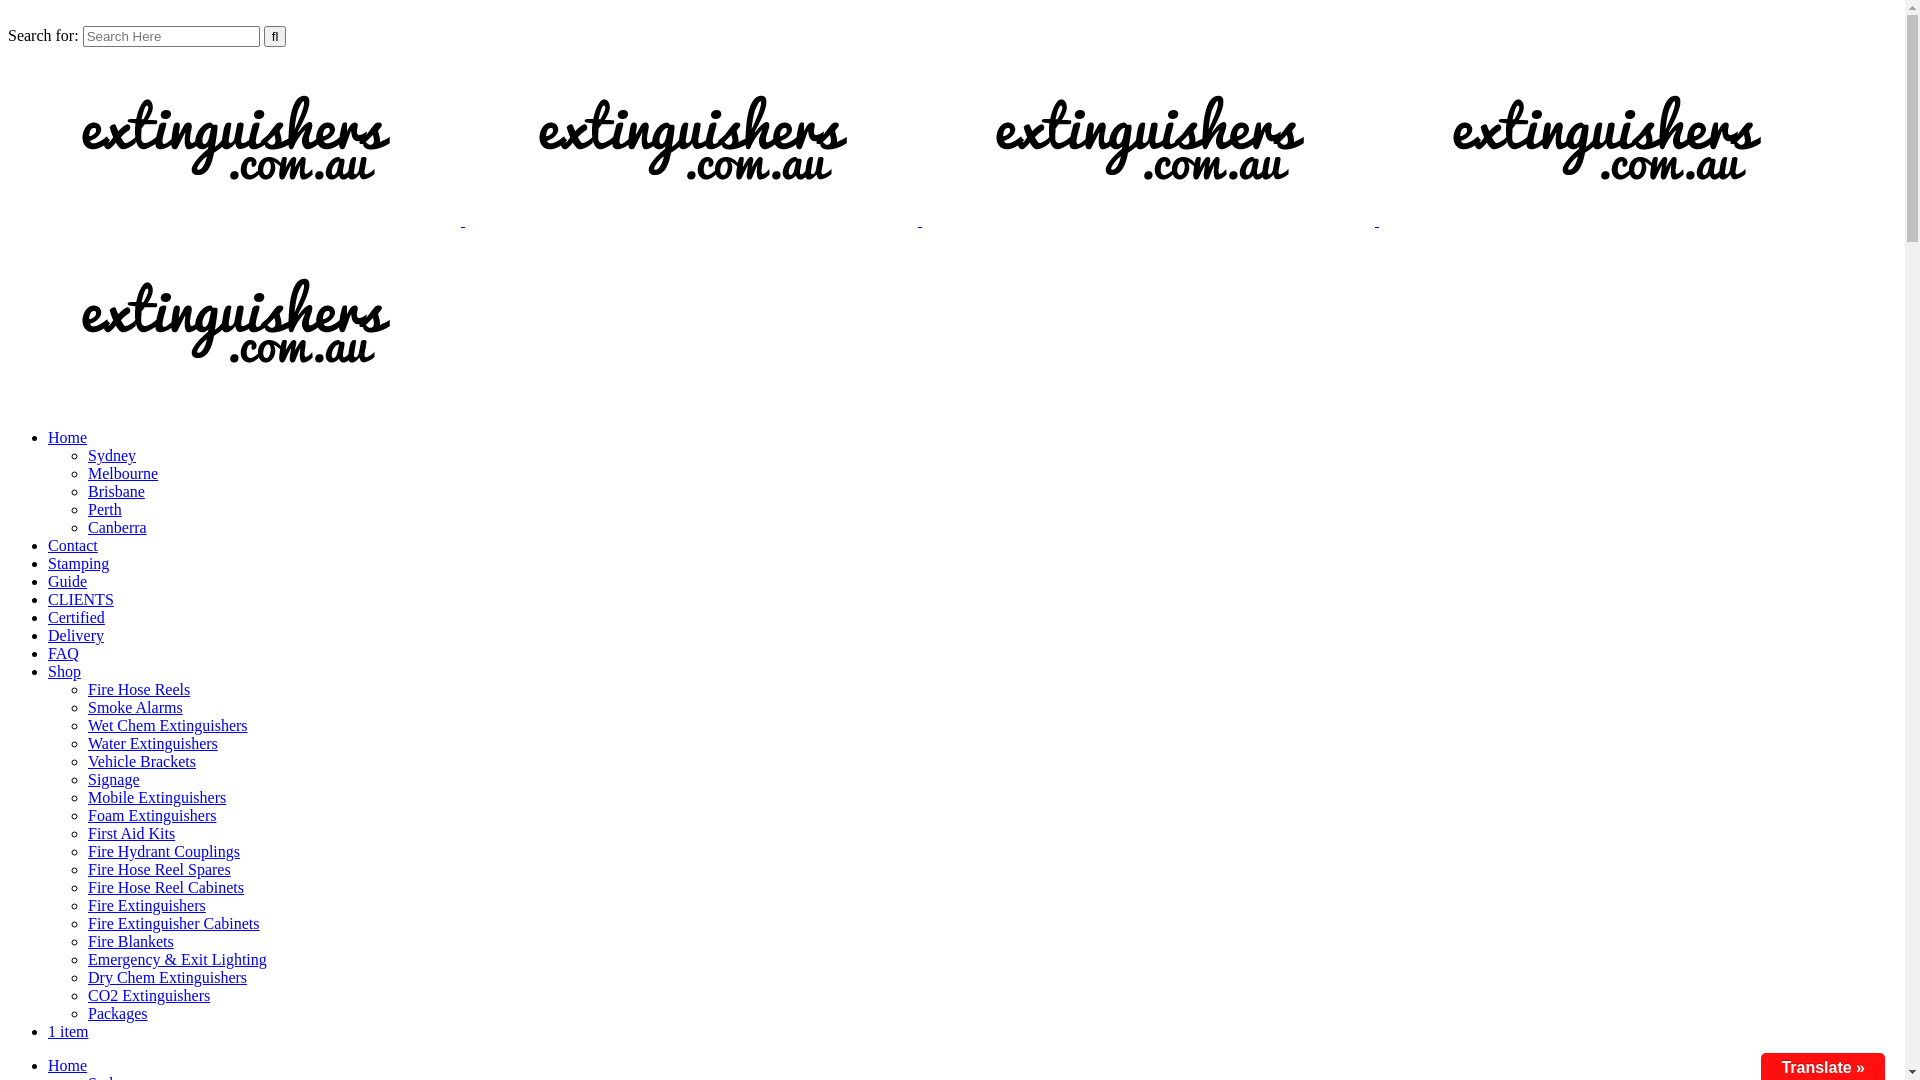 The image size is (1920, 1080). I want to click on 'FAQ', so click(63, 653).